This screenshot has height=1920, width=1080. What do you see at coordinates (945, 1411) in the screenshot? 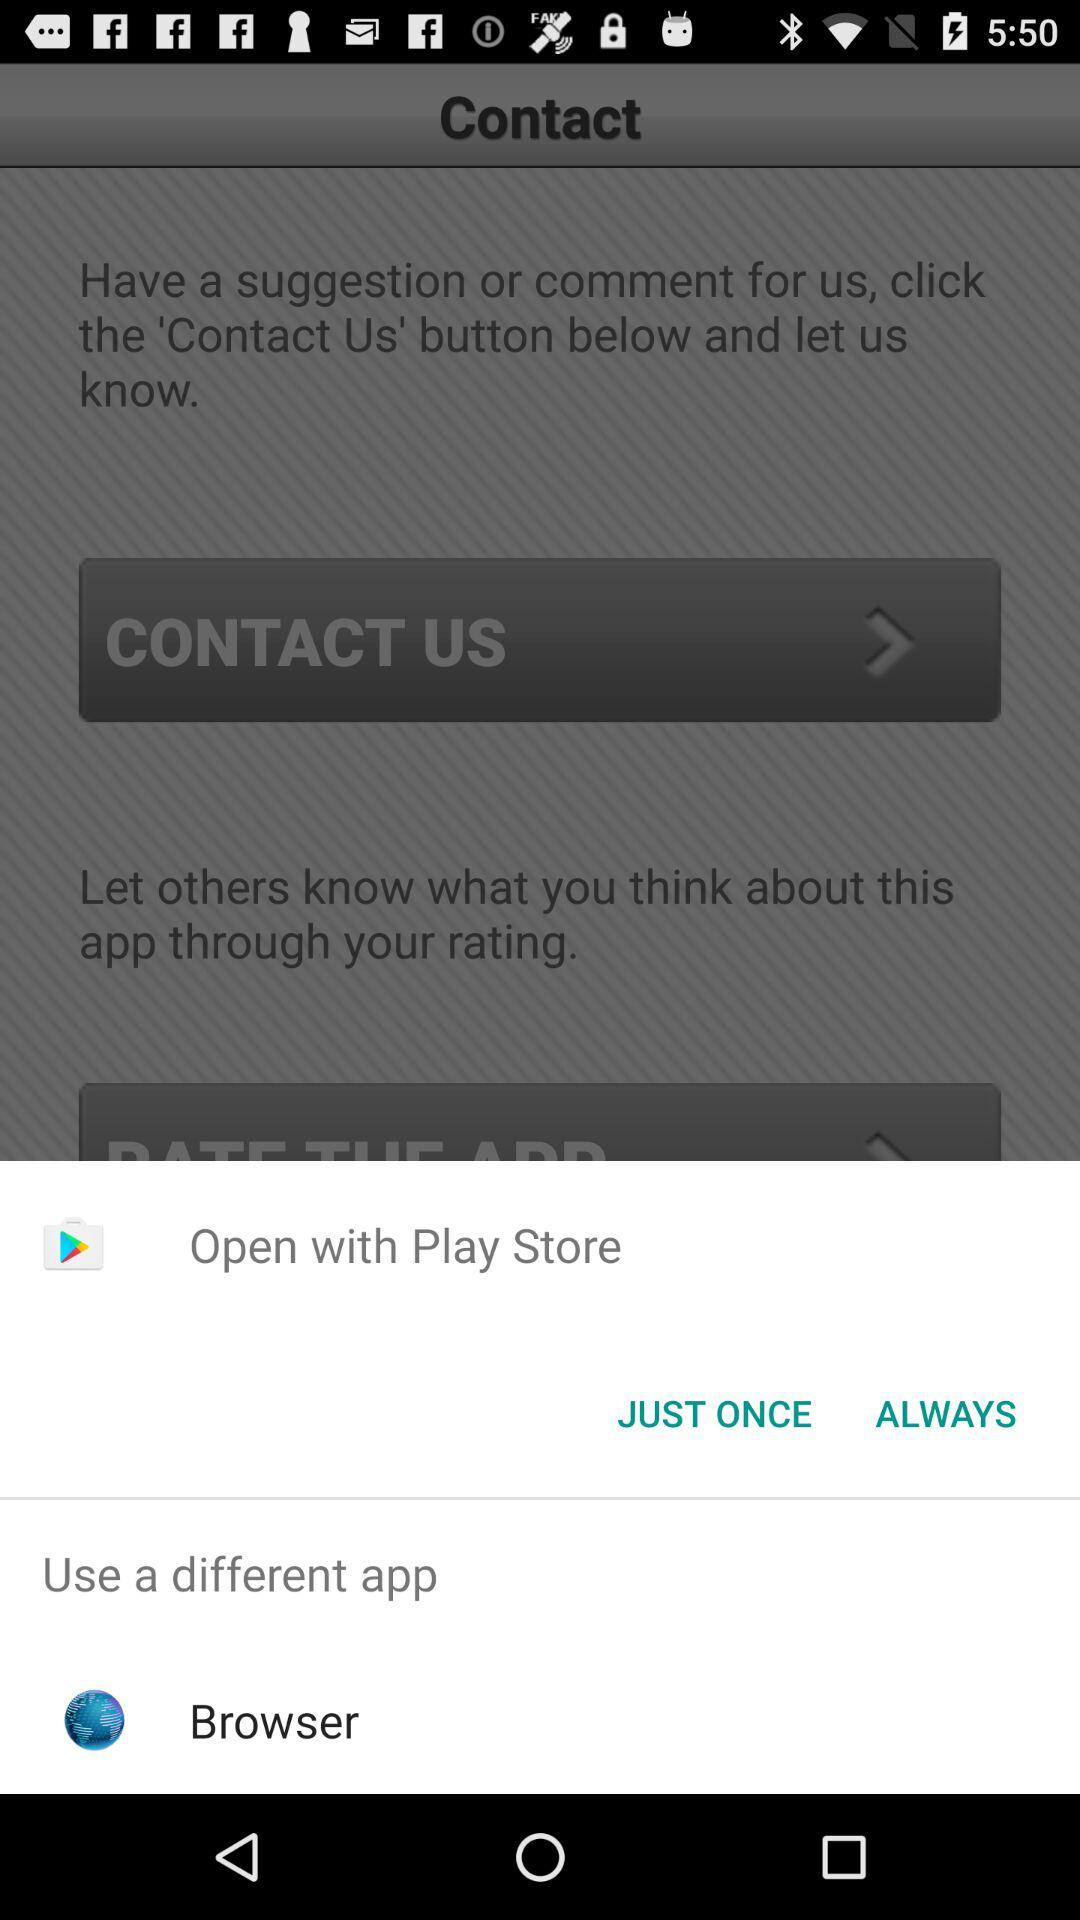
I see `always` at bounding box center [945, 1411].